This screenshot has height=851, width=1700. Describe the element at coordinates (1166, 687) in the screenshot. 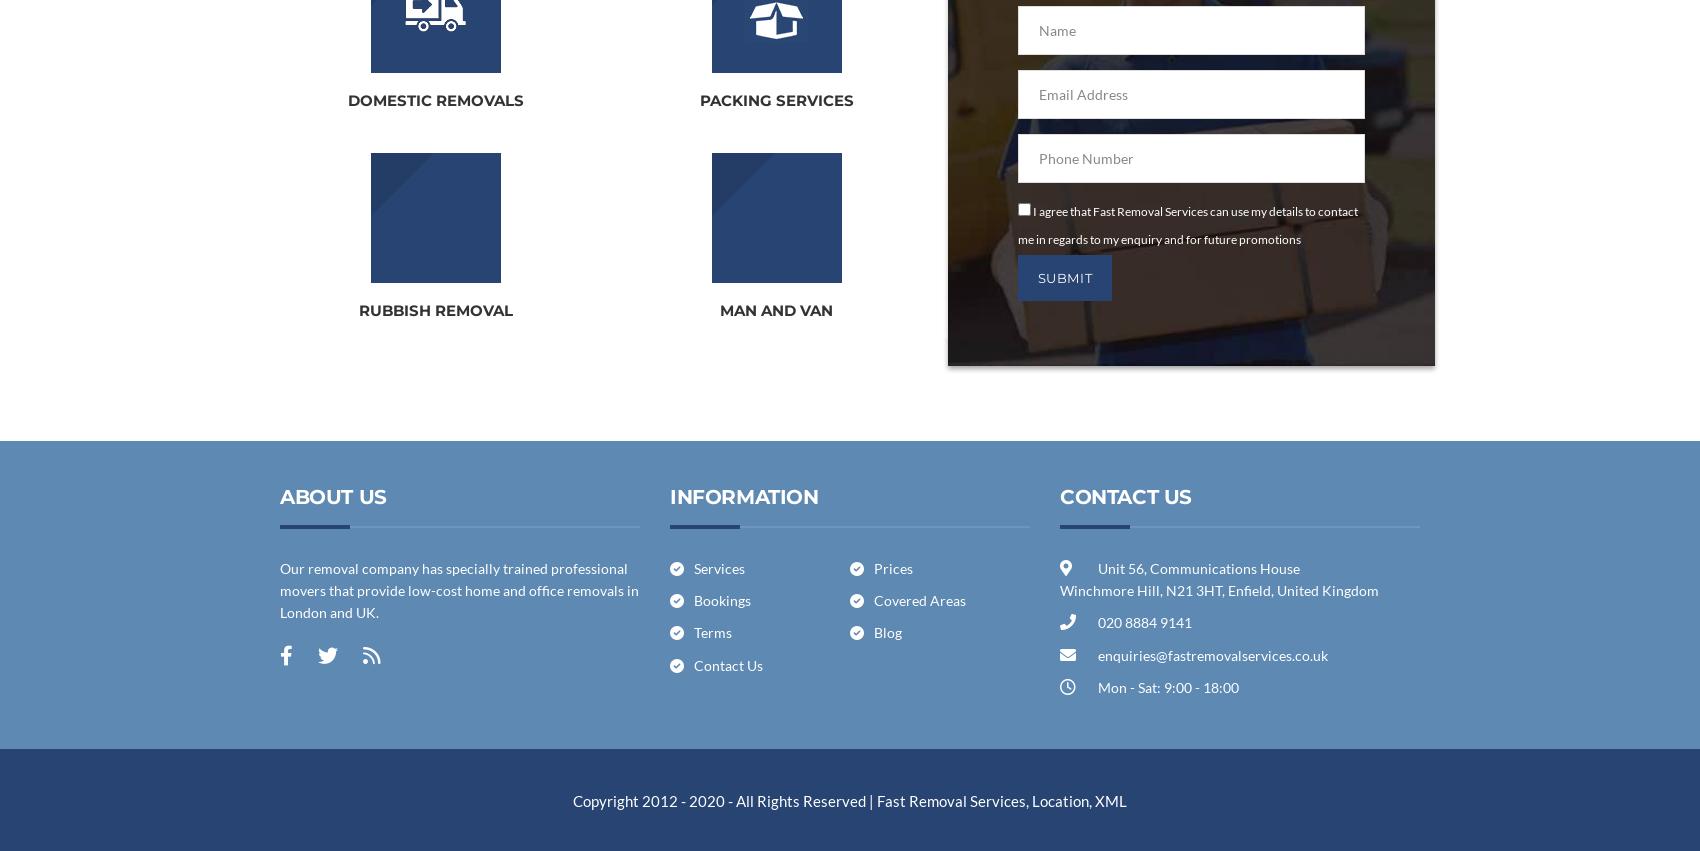

I see `'Mon - Sat: 9:00 - 18:00'` at that location.